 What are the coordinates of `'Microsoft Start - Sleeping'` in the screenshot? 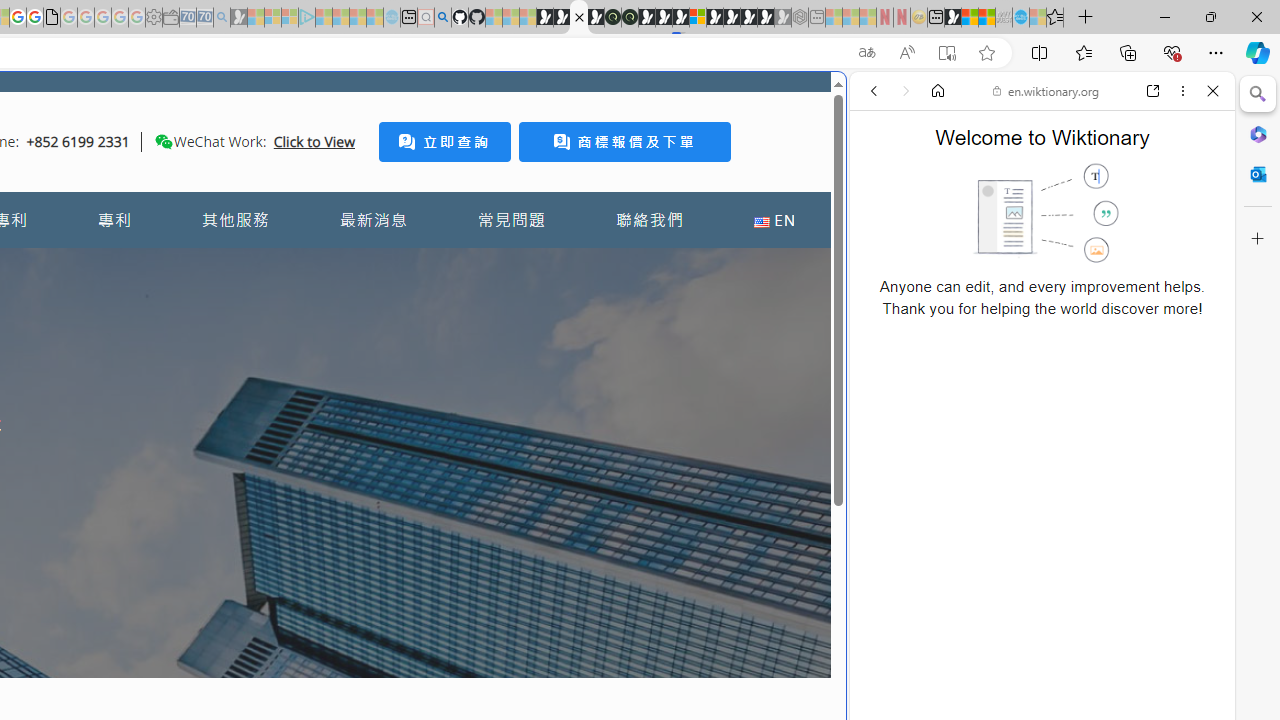 It's located at (357, 17).